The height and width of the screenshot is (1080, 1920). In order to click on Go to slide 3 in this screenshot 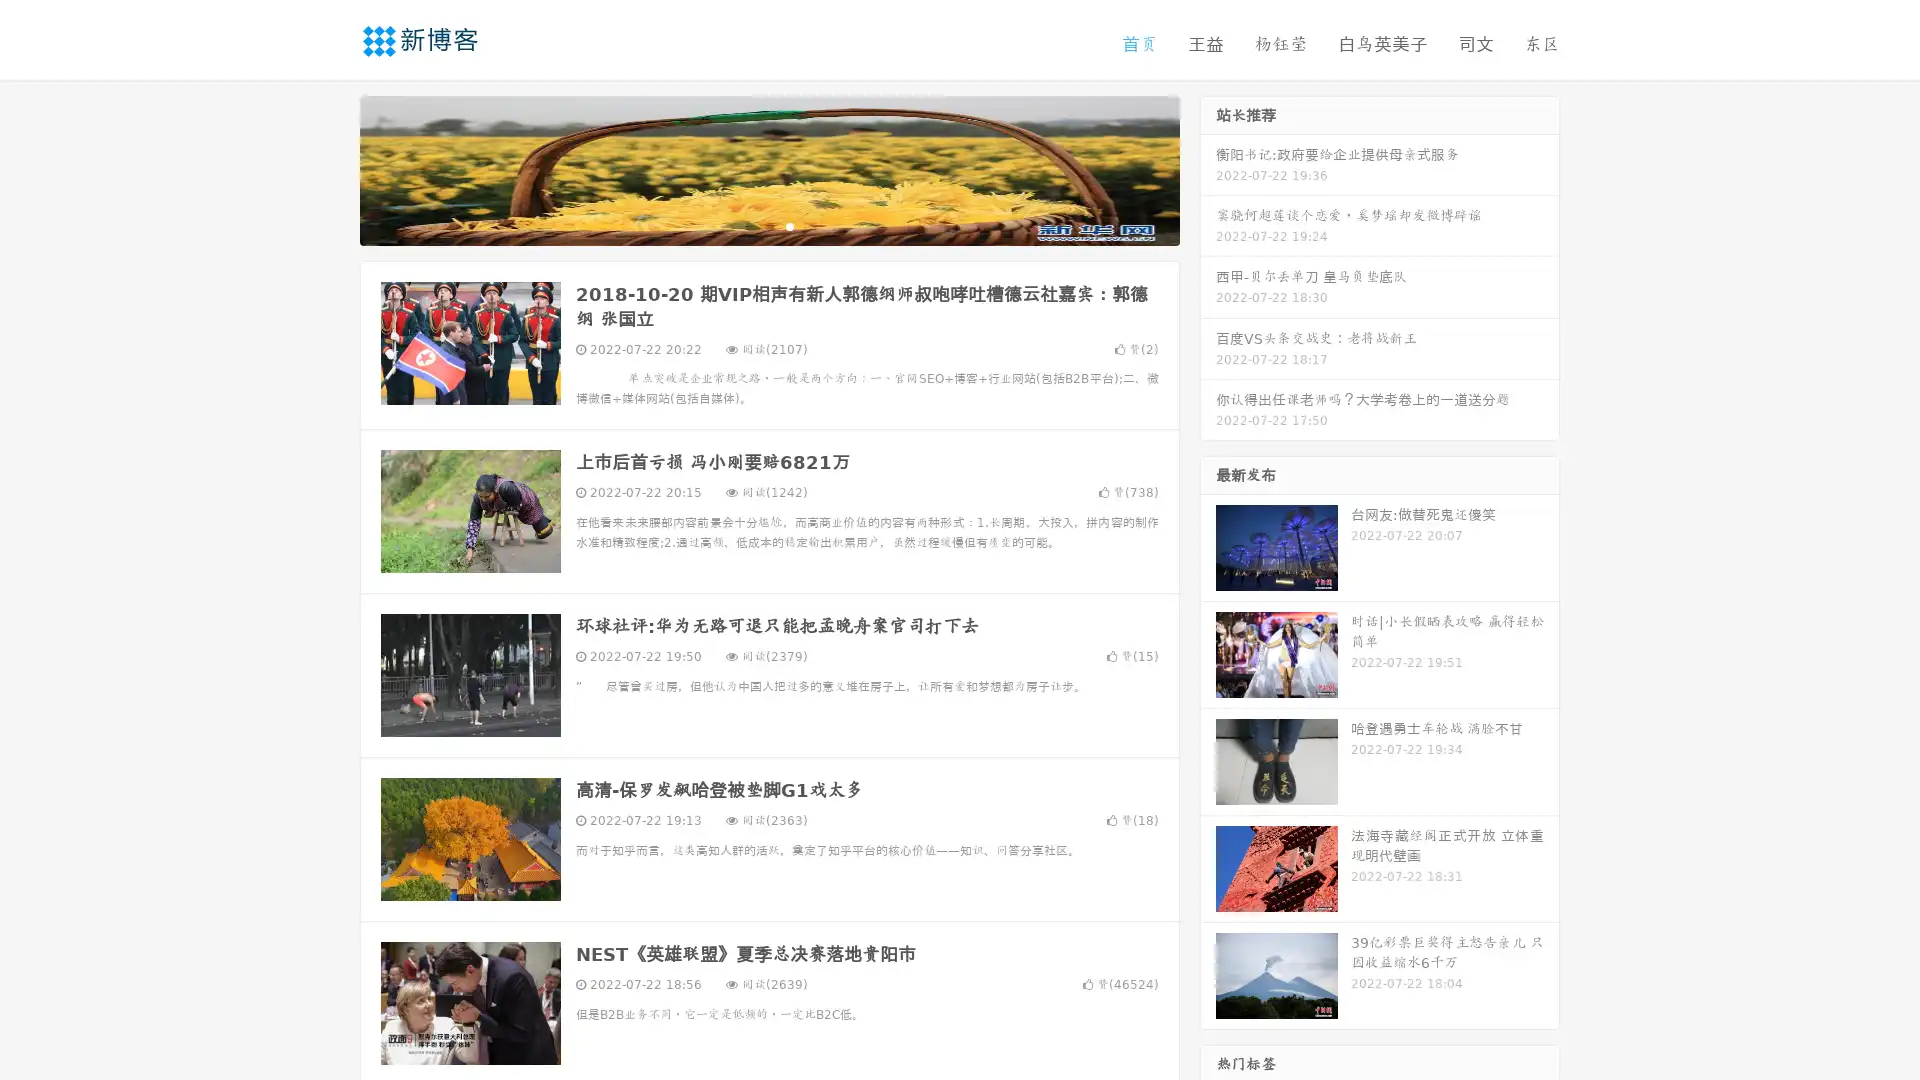, I will do `click(789, 225)`.